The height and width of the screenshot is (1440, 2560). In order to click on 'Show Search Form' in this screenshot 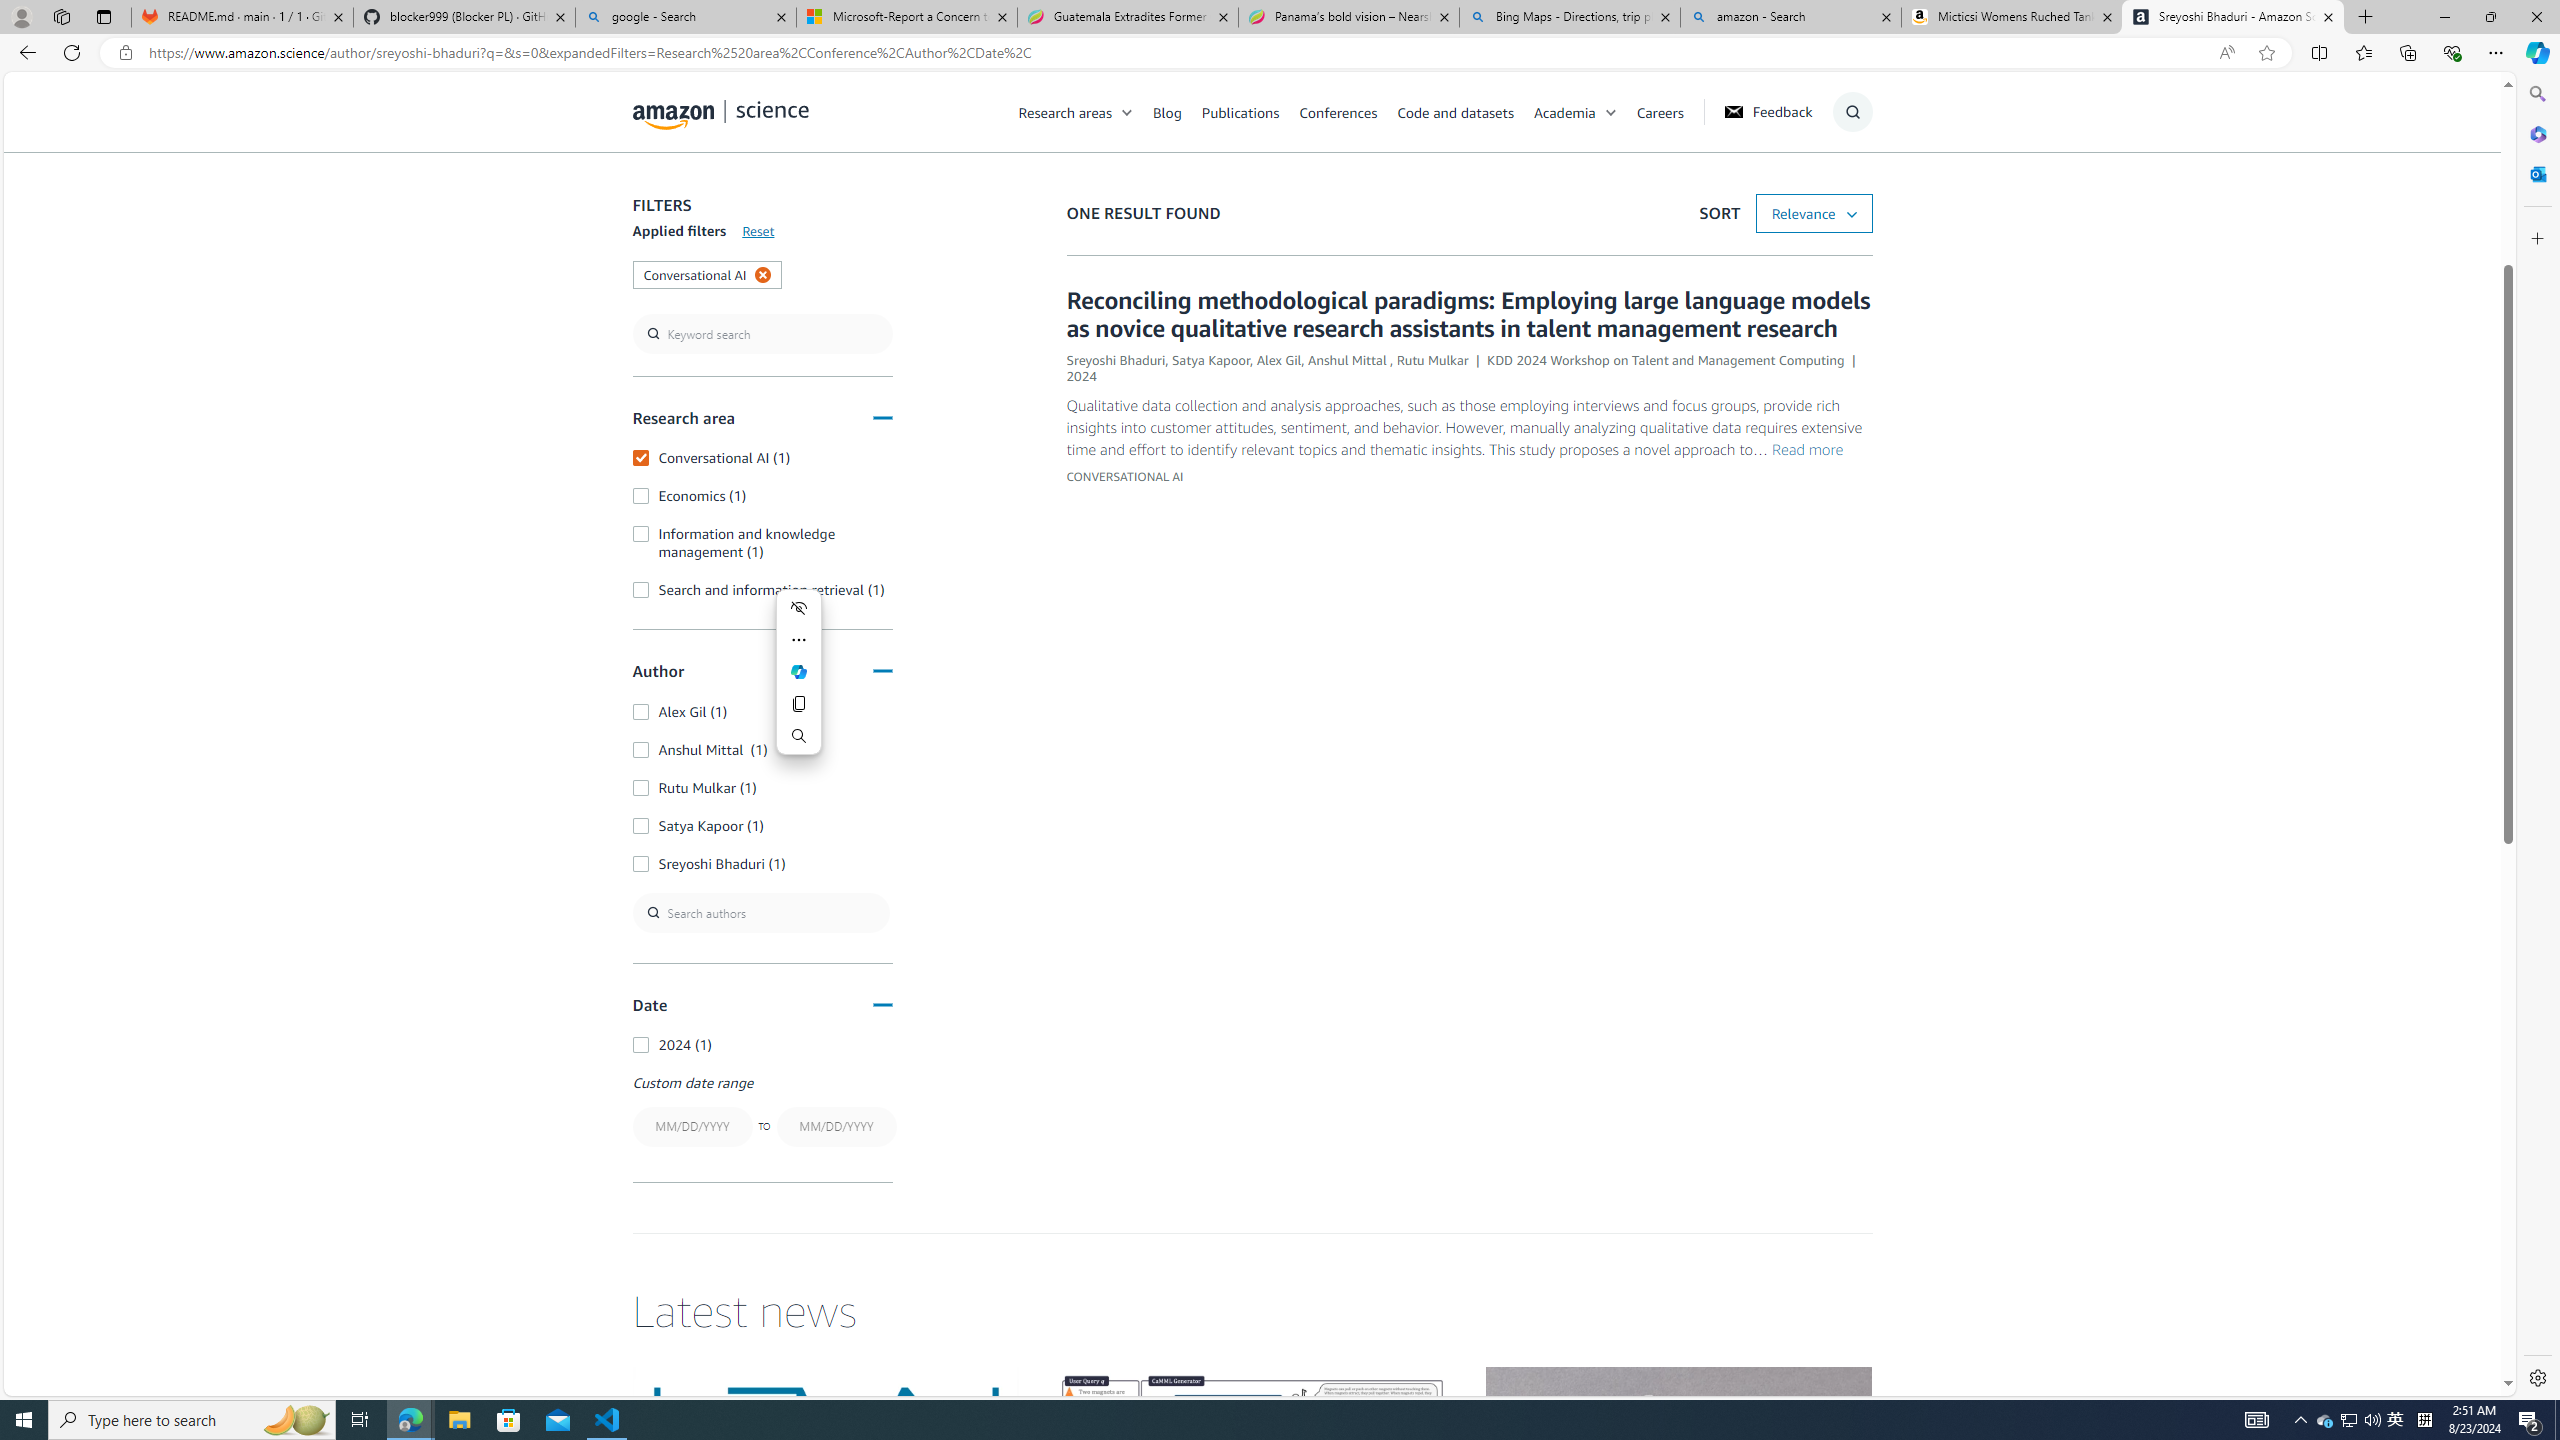, I will do `click(1852, 111)`.